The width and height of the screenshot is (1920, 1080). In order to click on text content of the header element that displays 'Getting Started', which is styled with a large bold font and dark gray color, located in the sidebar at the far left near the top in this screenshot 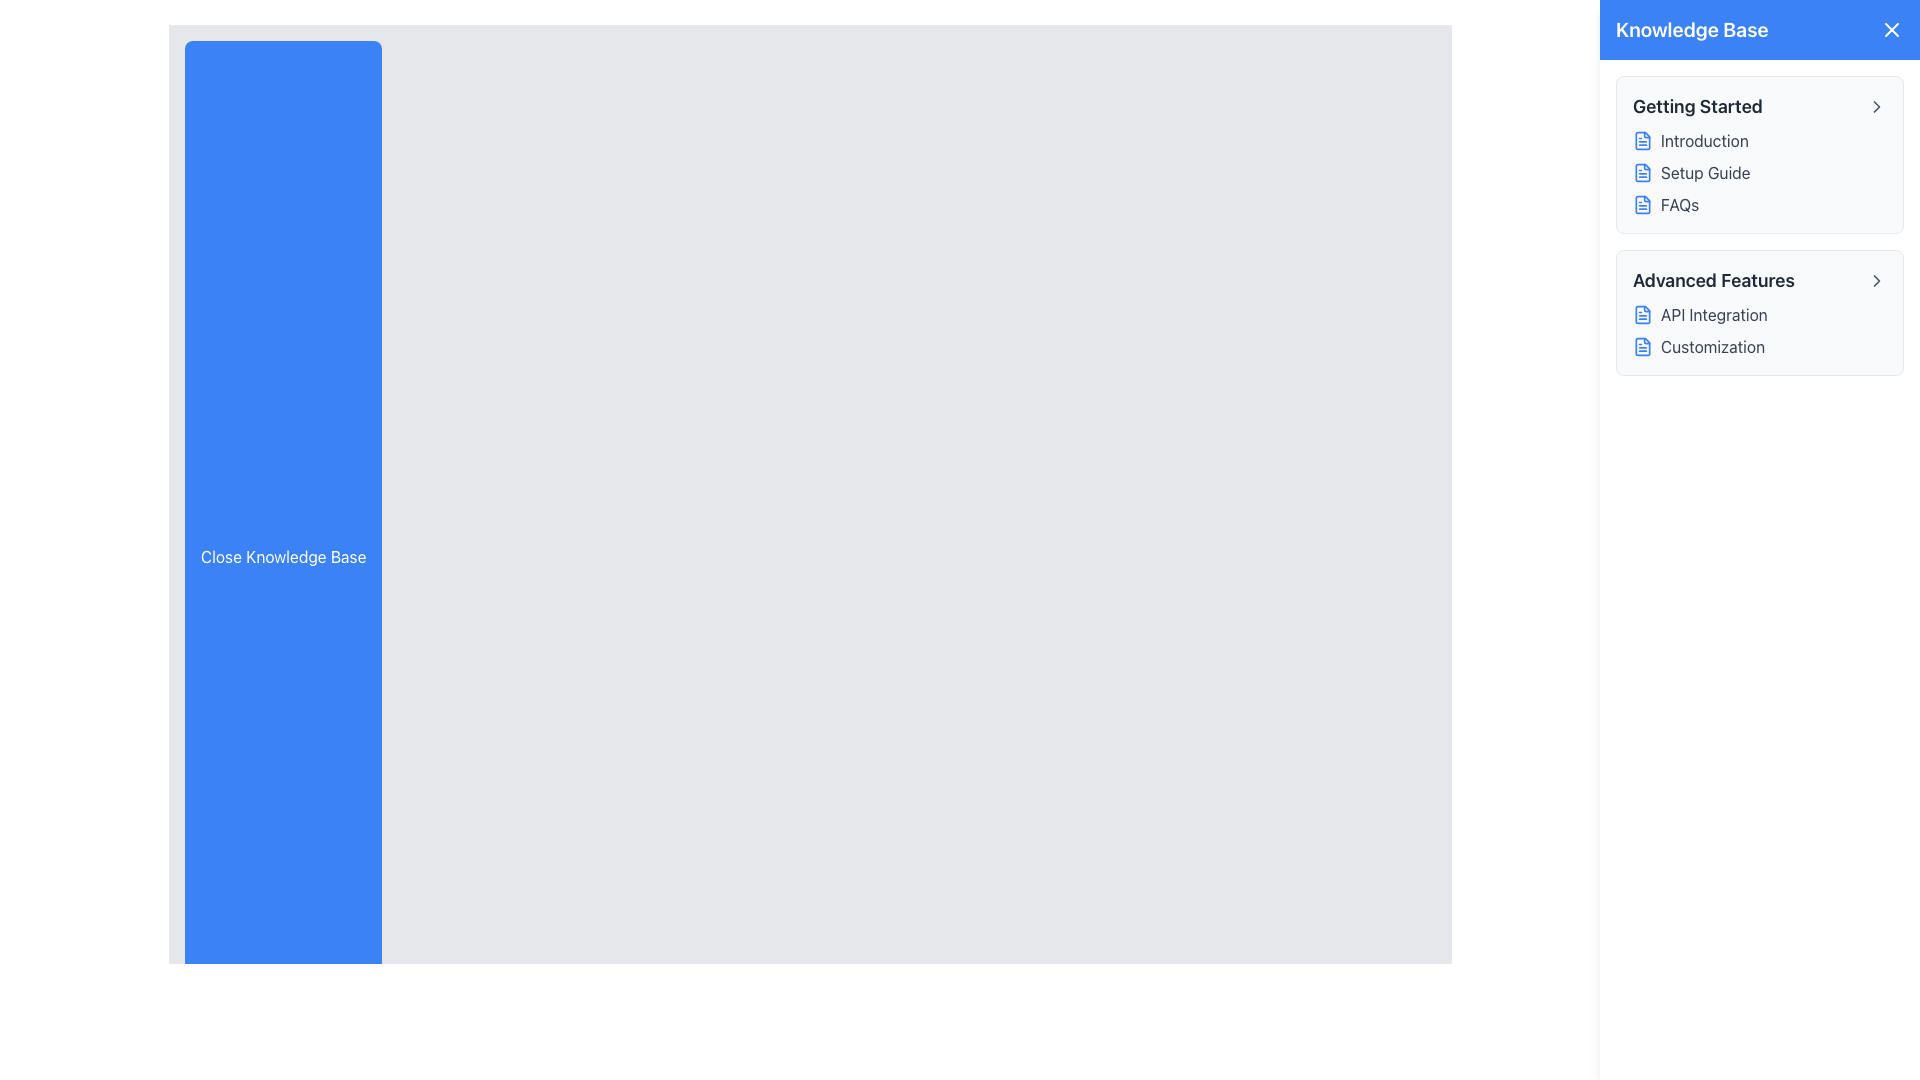, I will do `click(1696, 107)`.